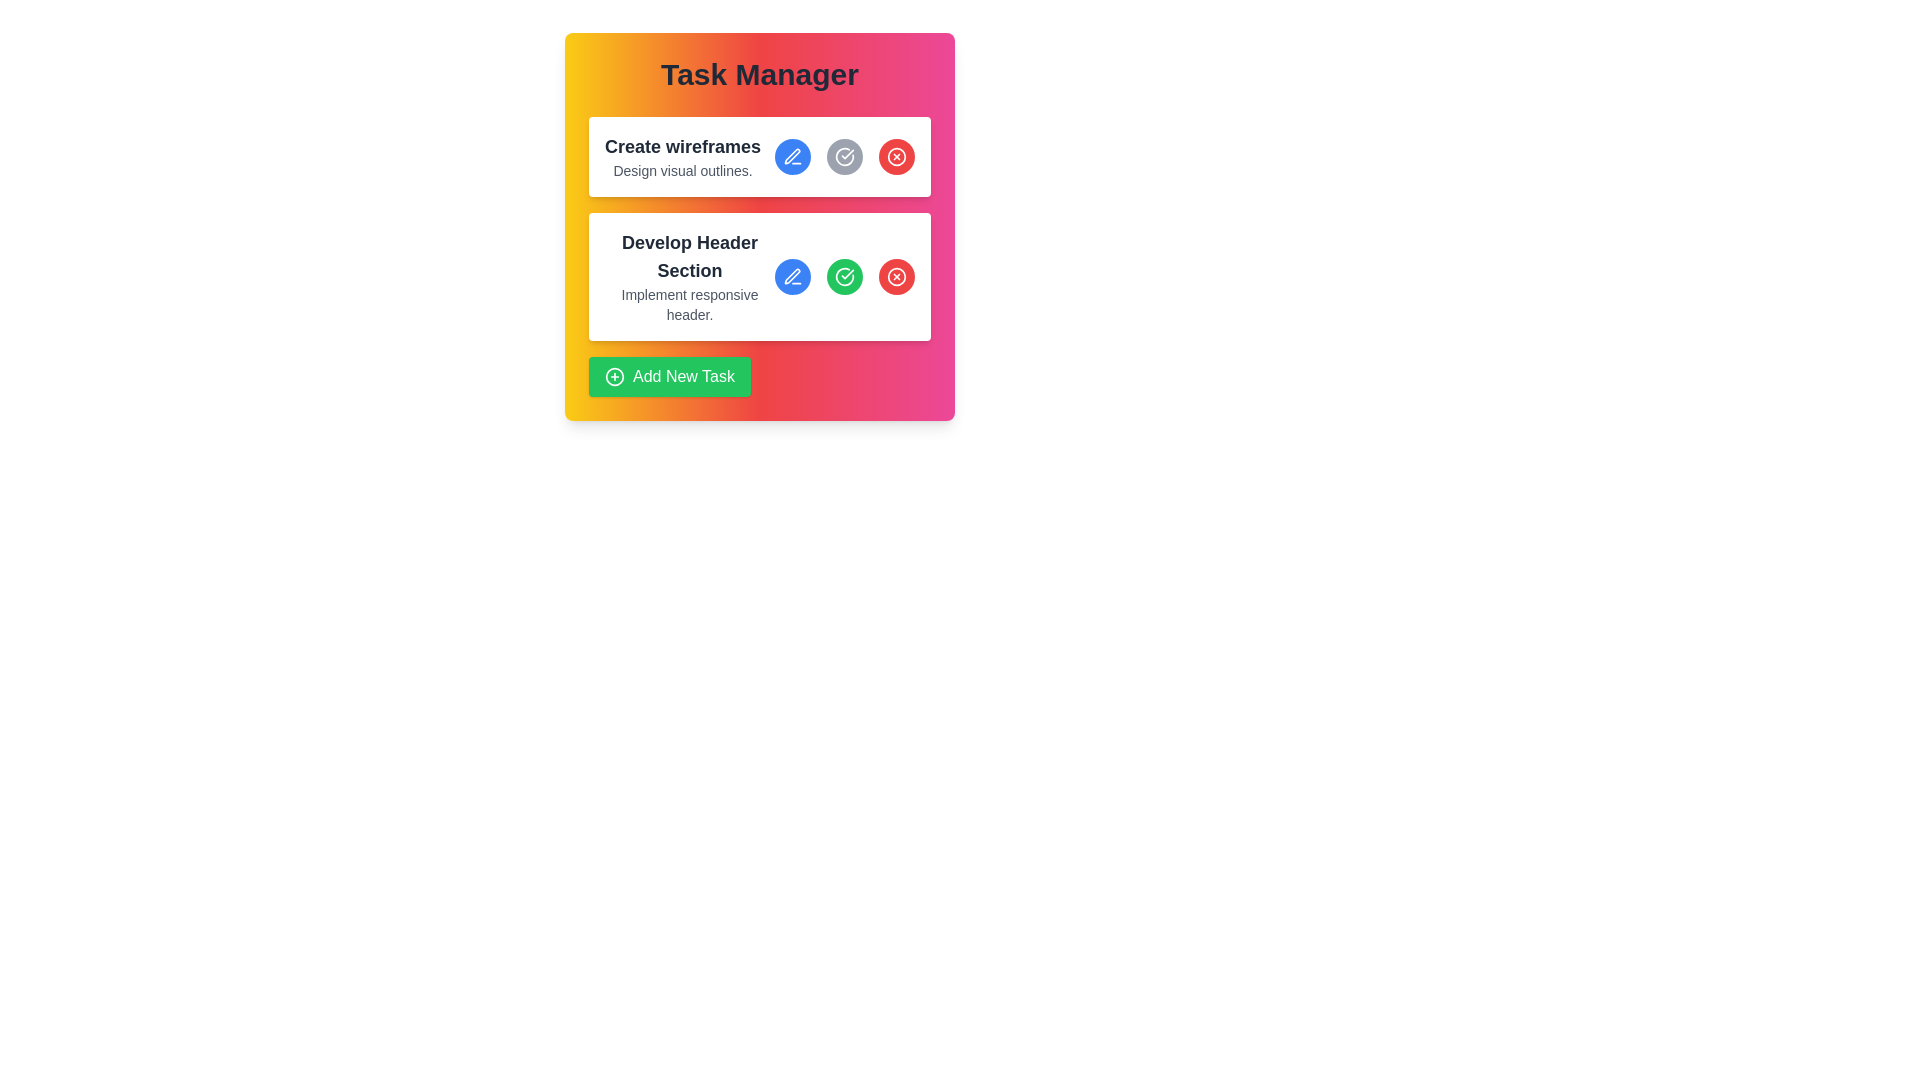 The width and height of the screenshot is (1920, 1080). I want to click on the primary header text display that shows 'Develop Header Section' to highlight the element, so click(690, 256).